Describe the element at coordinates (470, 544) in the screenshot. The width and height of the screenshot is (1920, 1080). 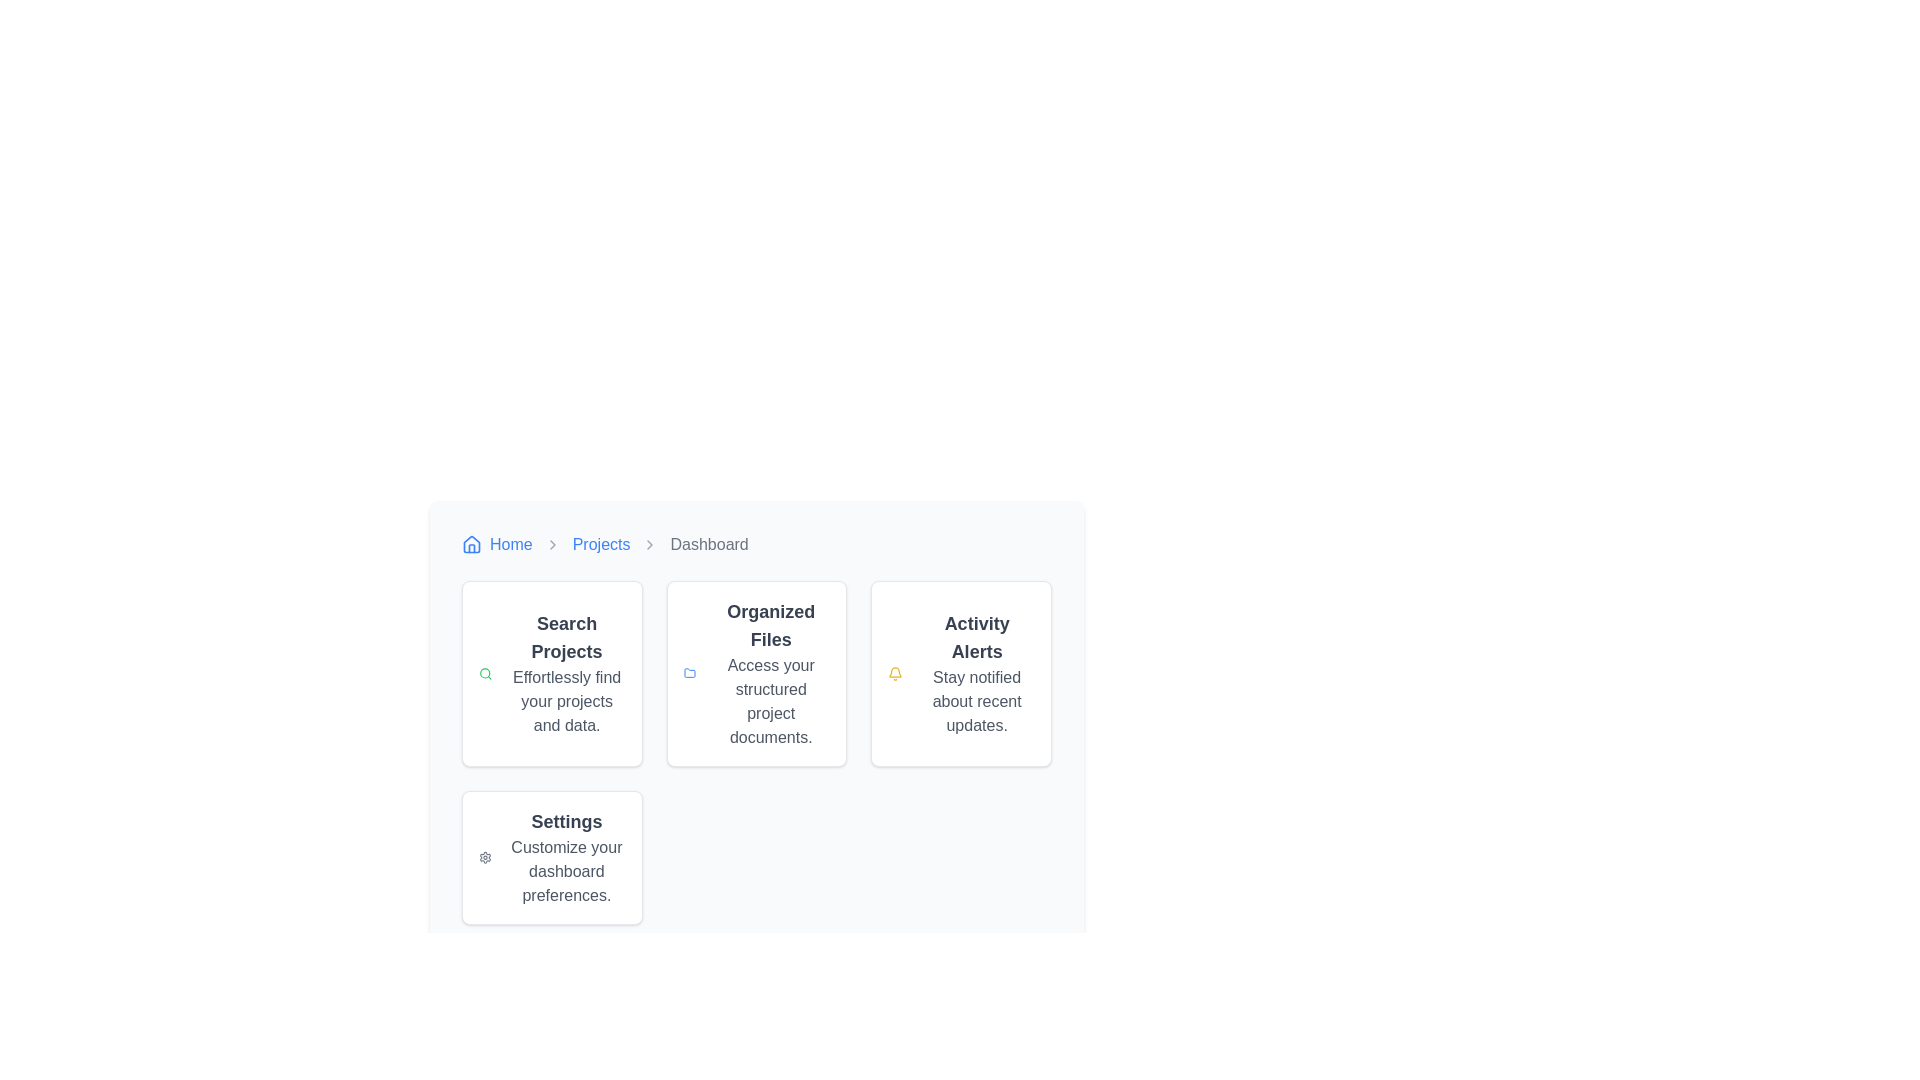
I see `the 'Home' icon in the breadcrumb navigation bar located at the top left region` at that location.